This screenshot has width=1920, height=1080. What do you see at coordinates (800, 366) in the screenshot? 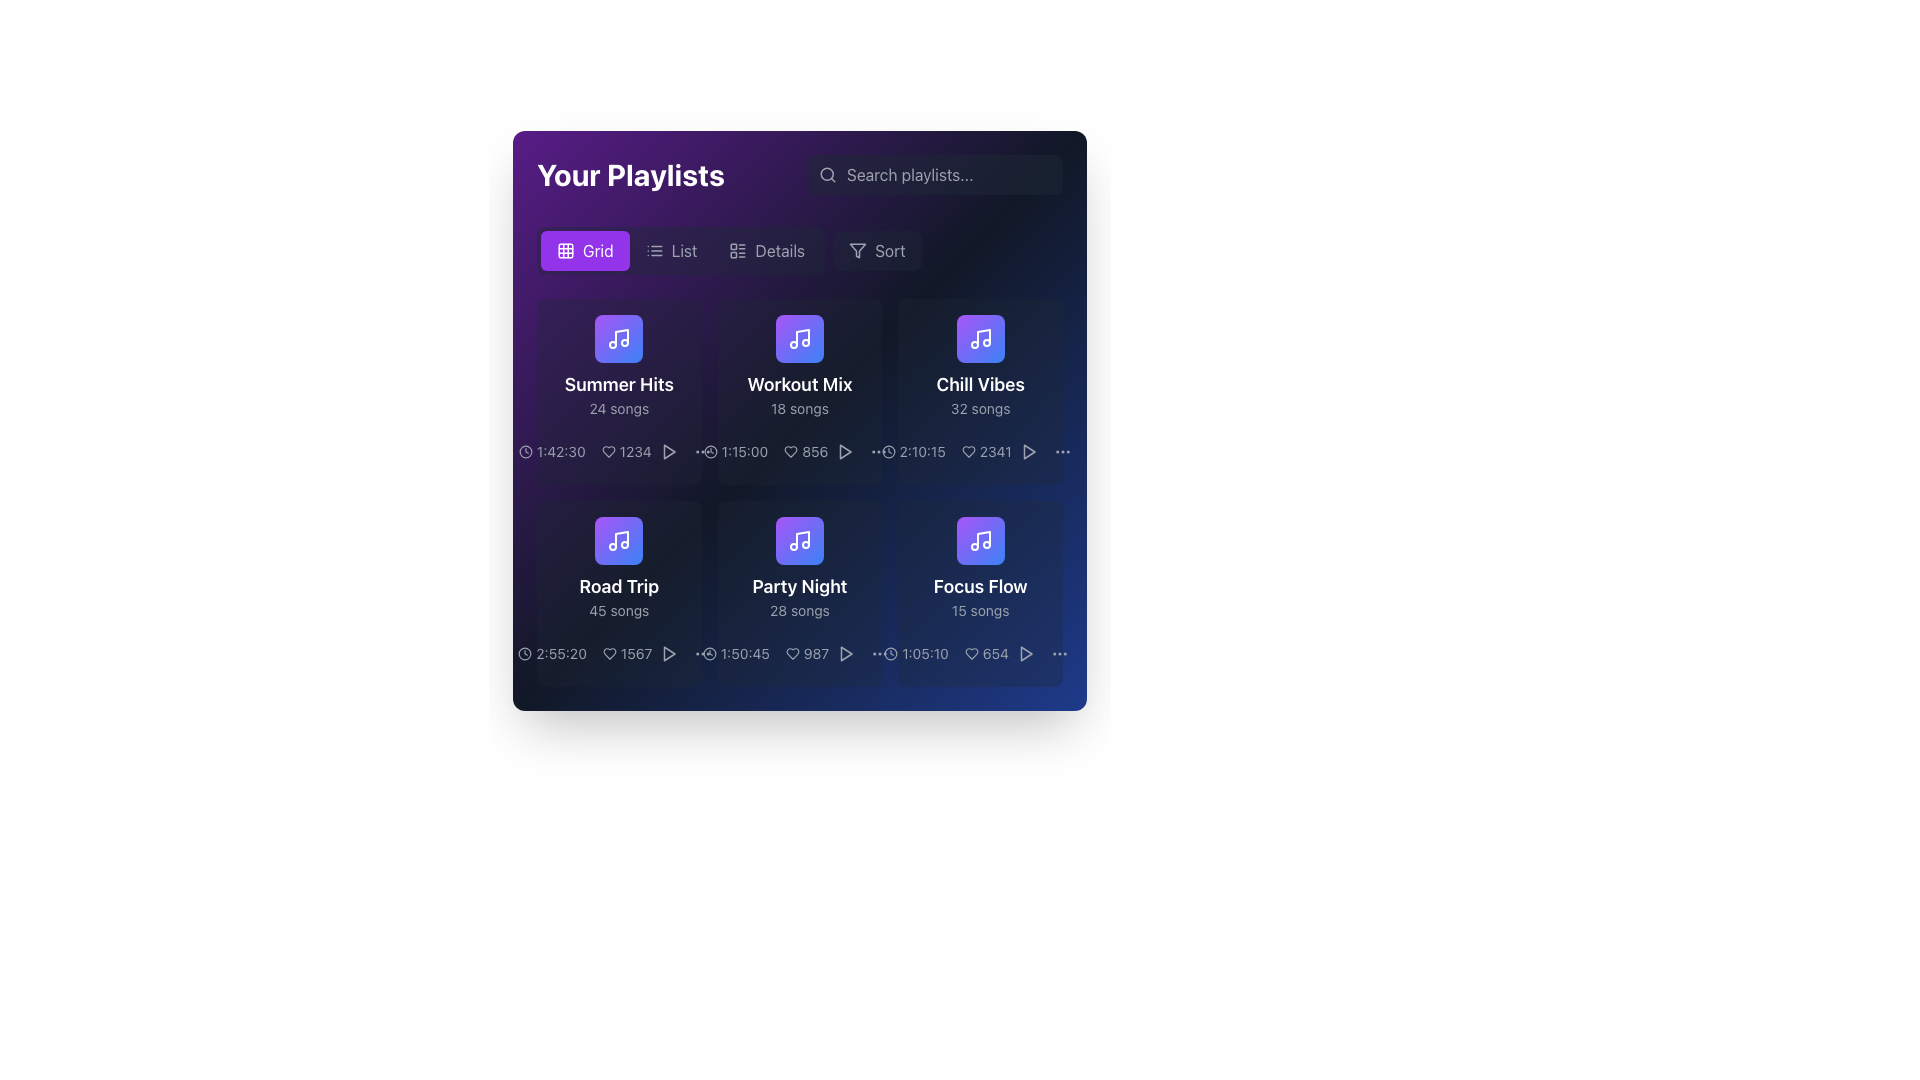
I see `the 'Workout Mix' playlist item to play the music contained within it` at bounding box center [800, 366].